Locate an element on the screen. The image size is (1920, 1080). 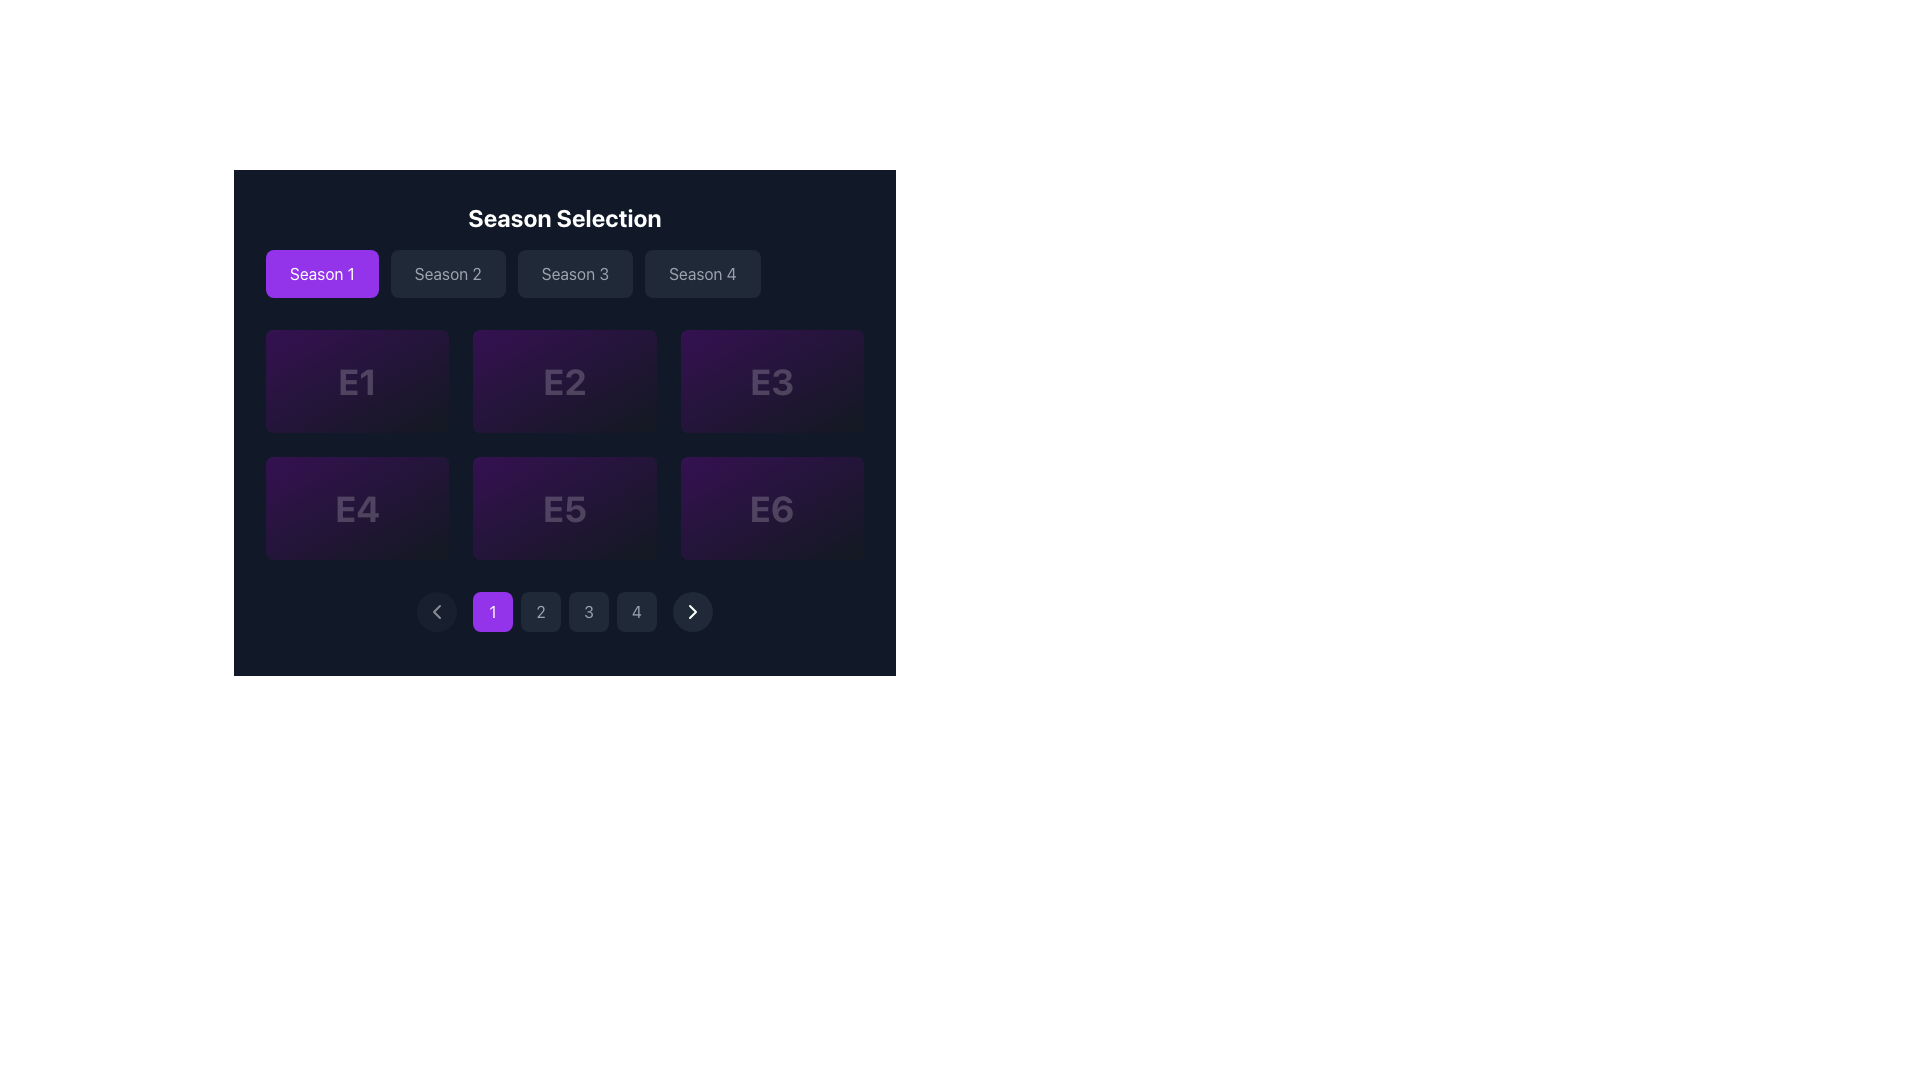
the card representing Episode 2, located as the second item in the top row of a three-row grid layout, to potentially reveal additional information is located at coordinates (564, 381).